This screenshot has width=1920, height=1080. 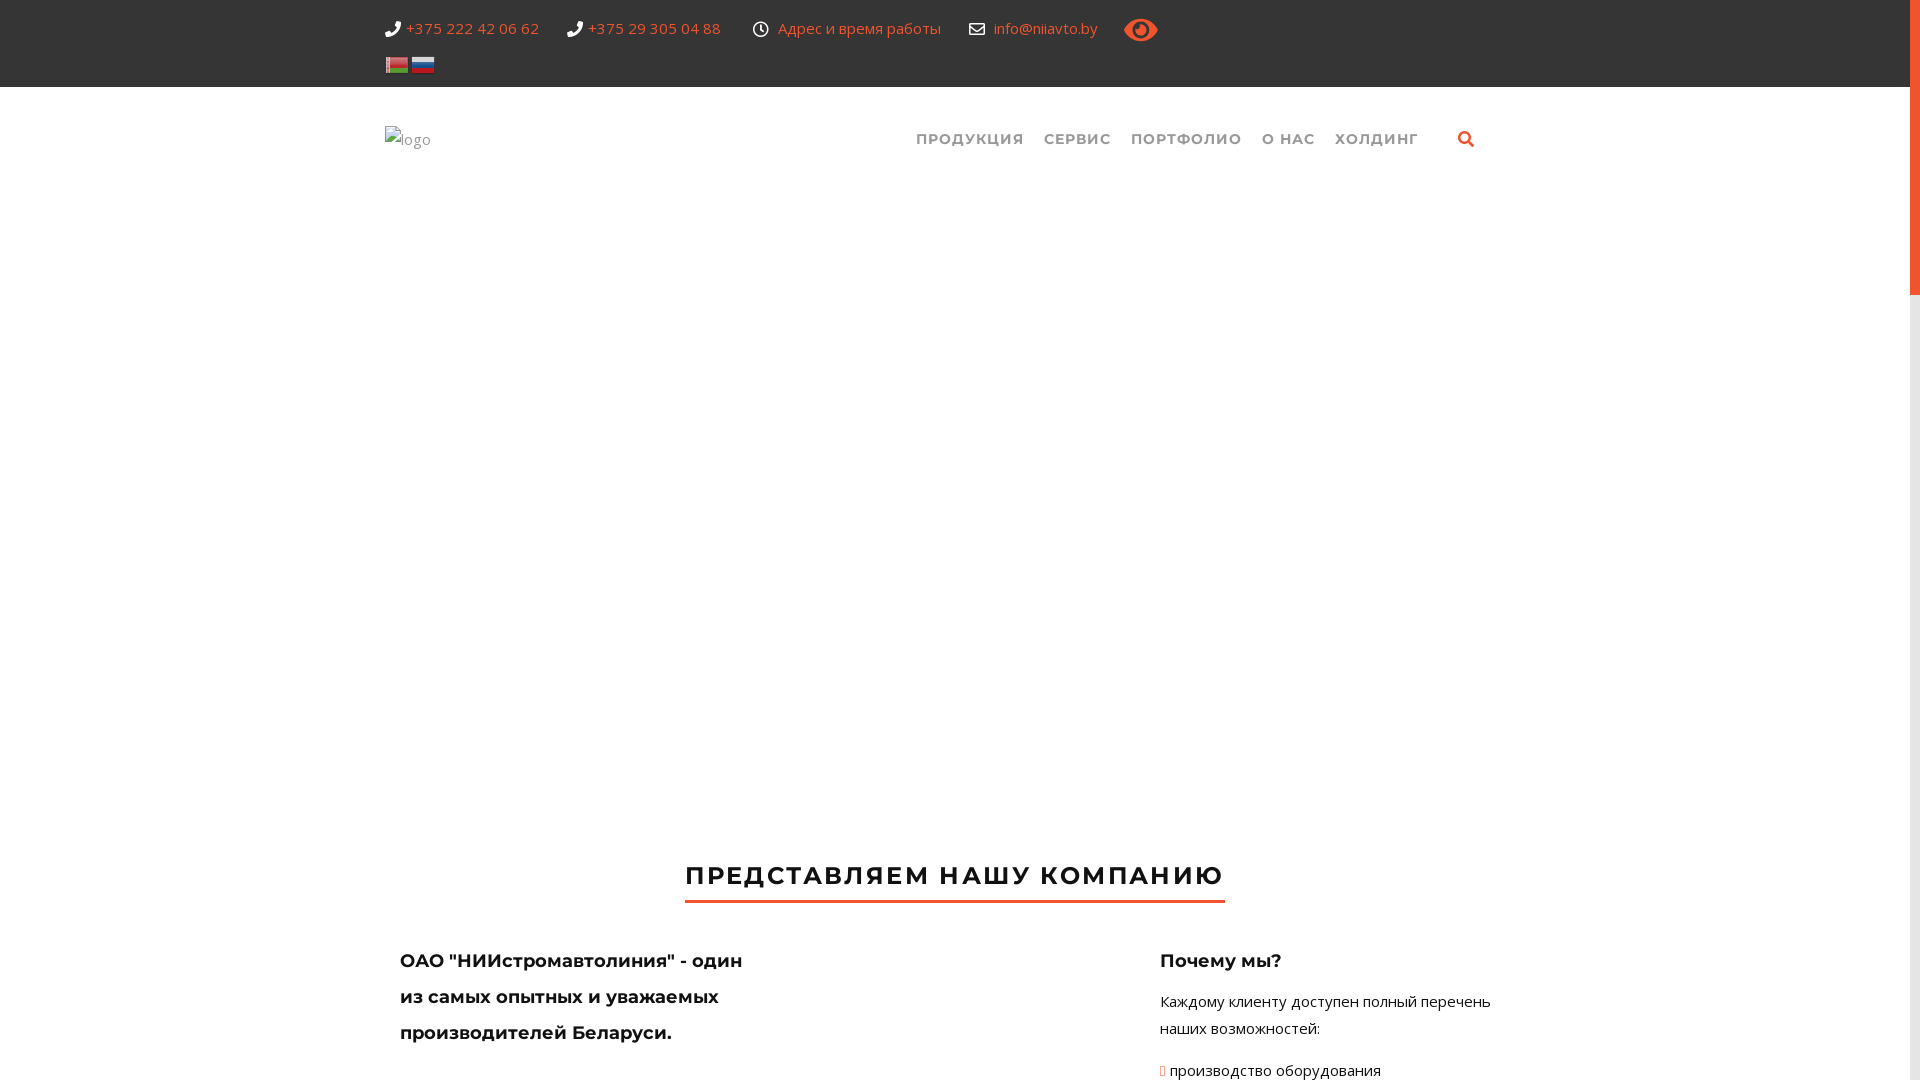 I want to click on '+375 222 42 06 62', so click(x=471, y=27).